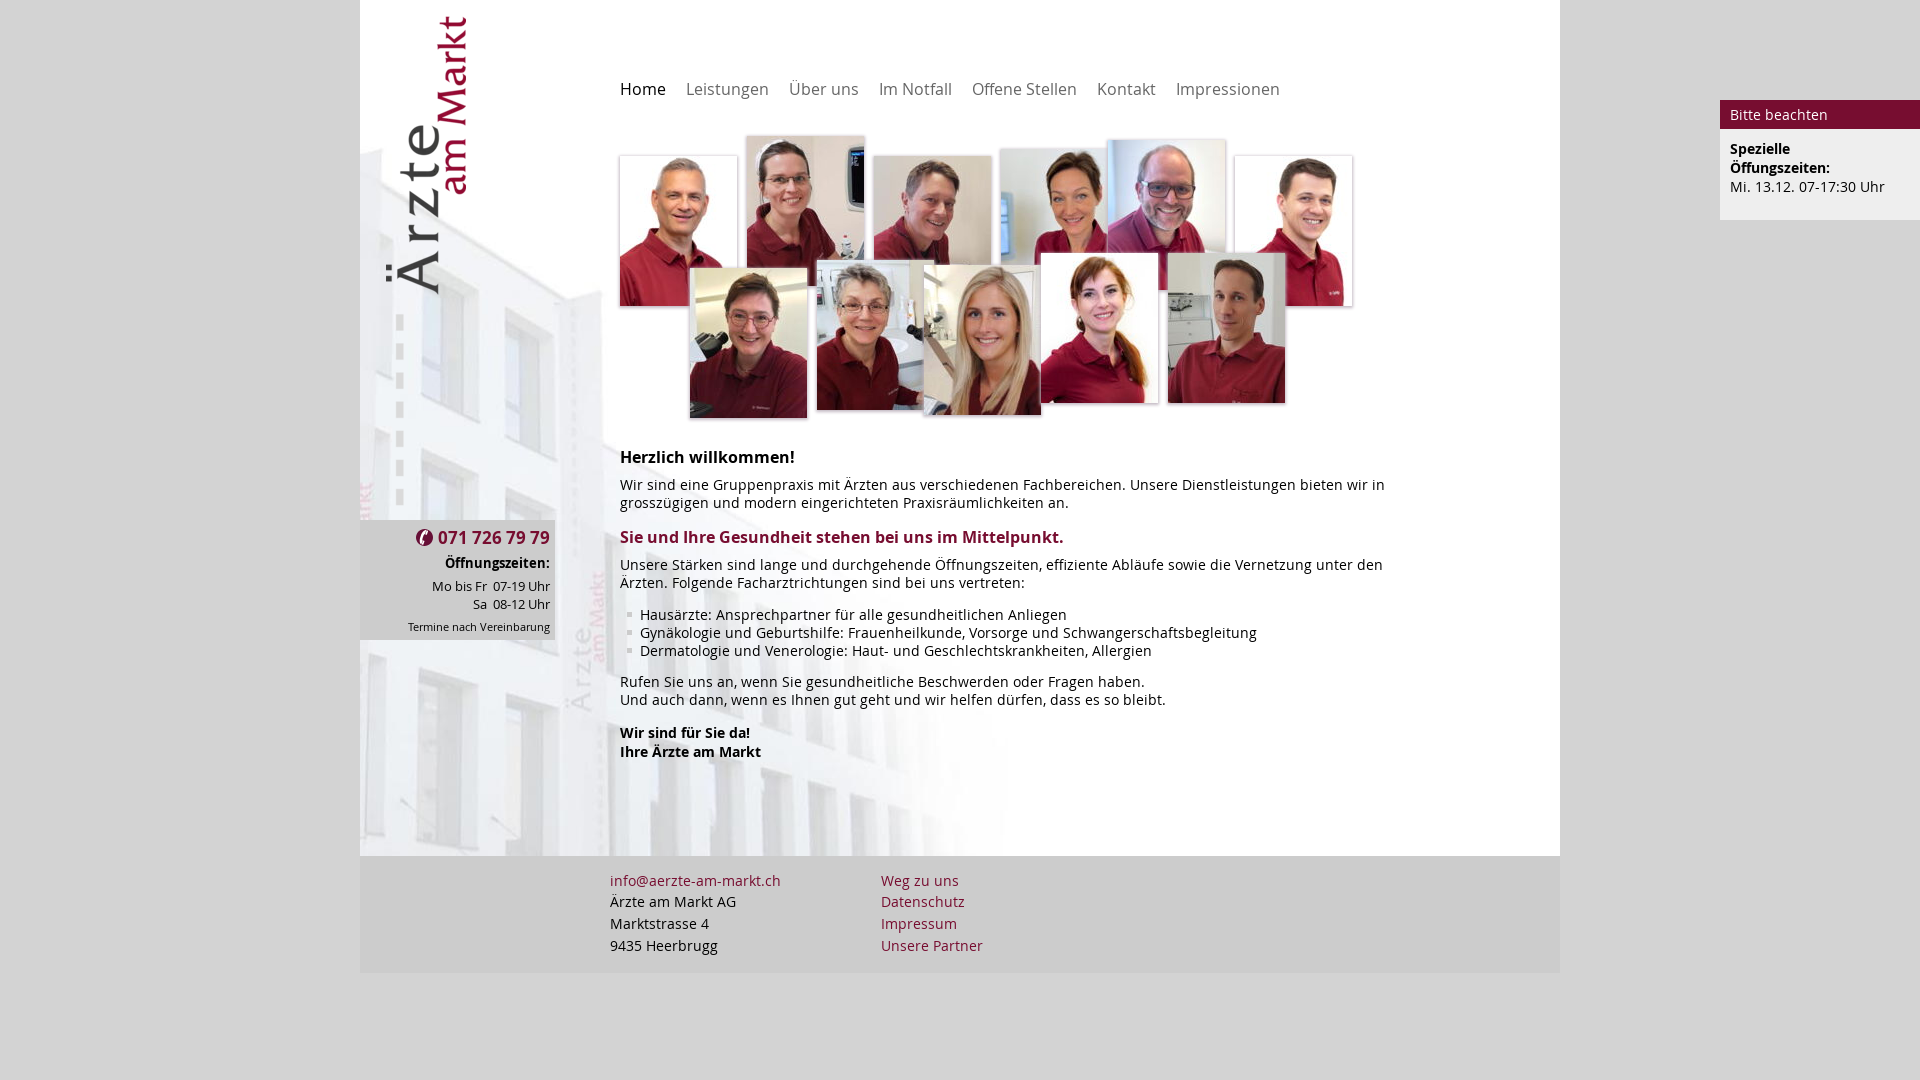 This screenshot has width=1920, height=1080. I want to click on 'Impressum', so click(930, 925).